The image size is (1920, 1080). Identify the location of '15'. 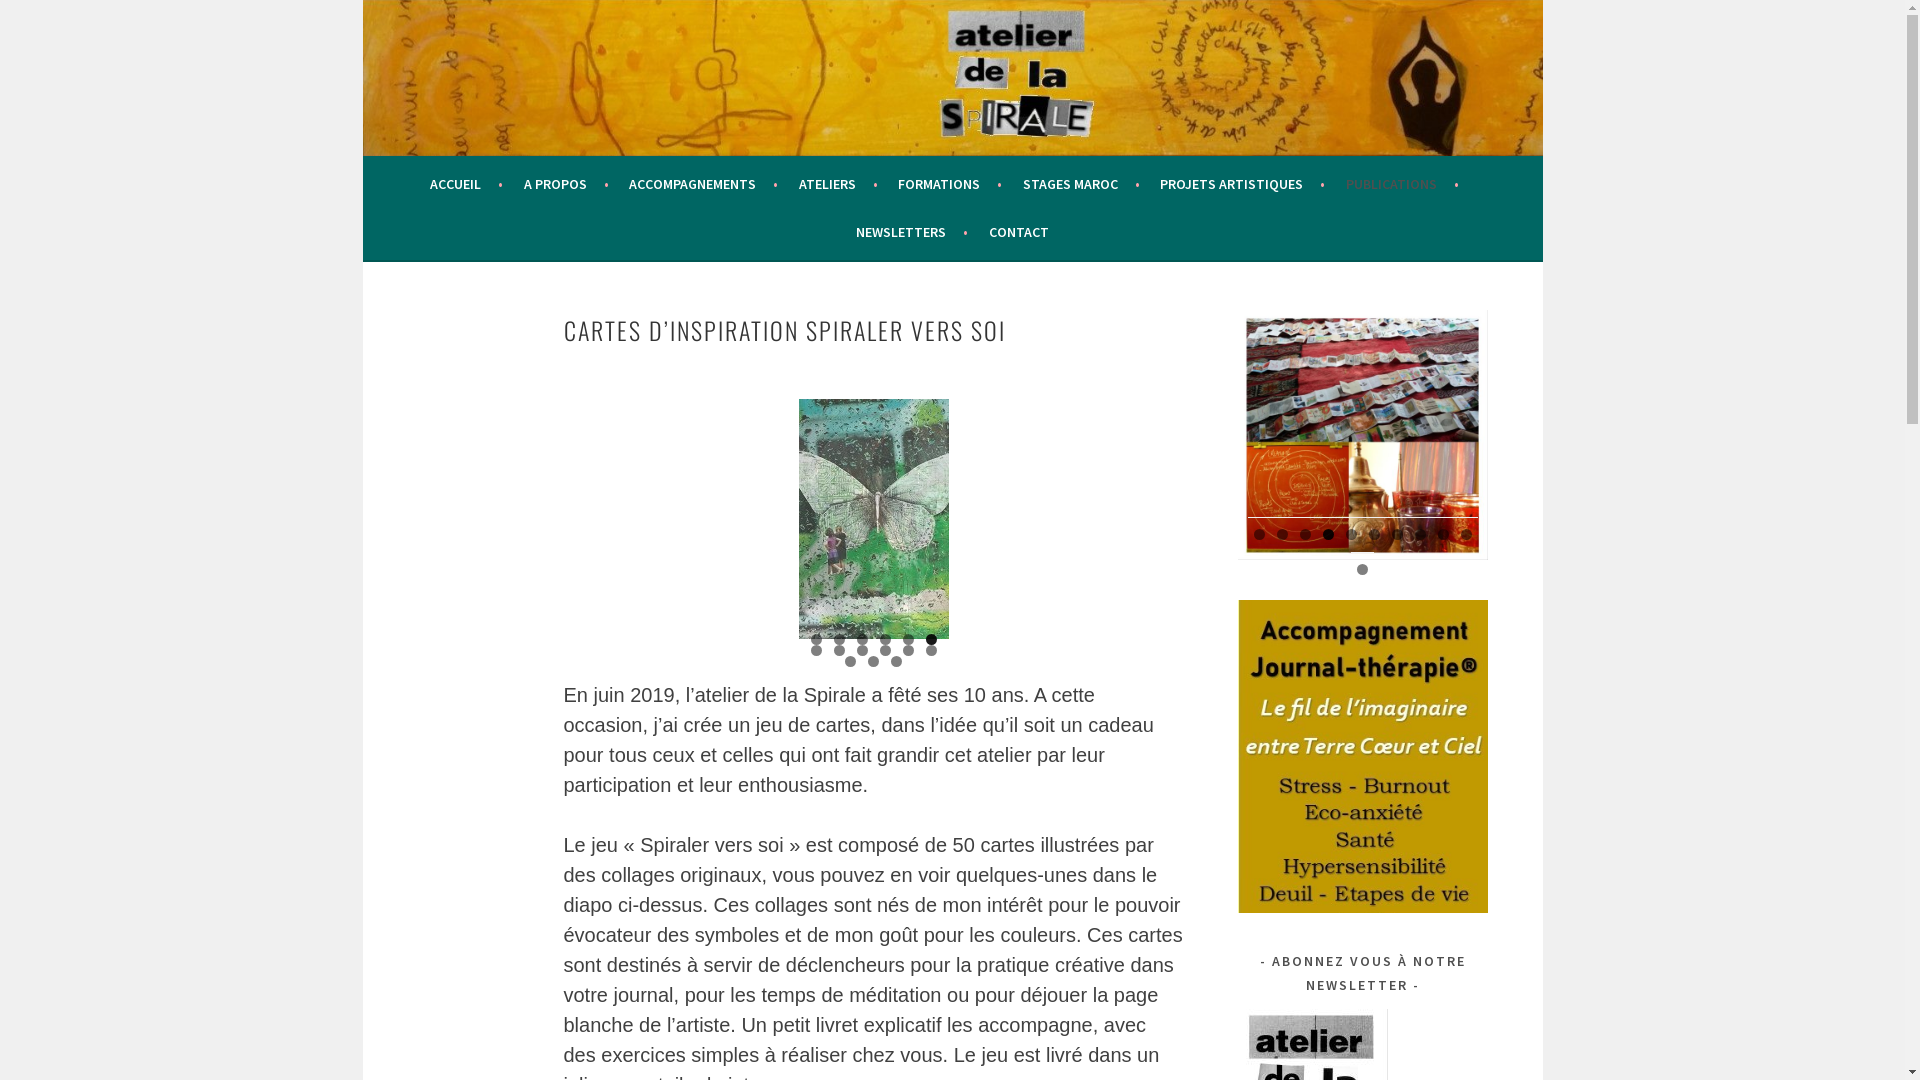
(895, 661).